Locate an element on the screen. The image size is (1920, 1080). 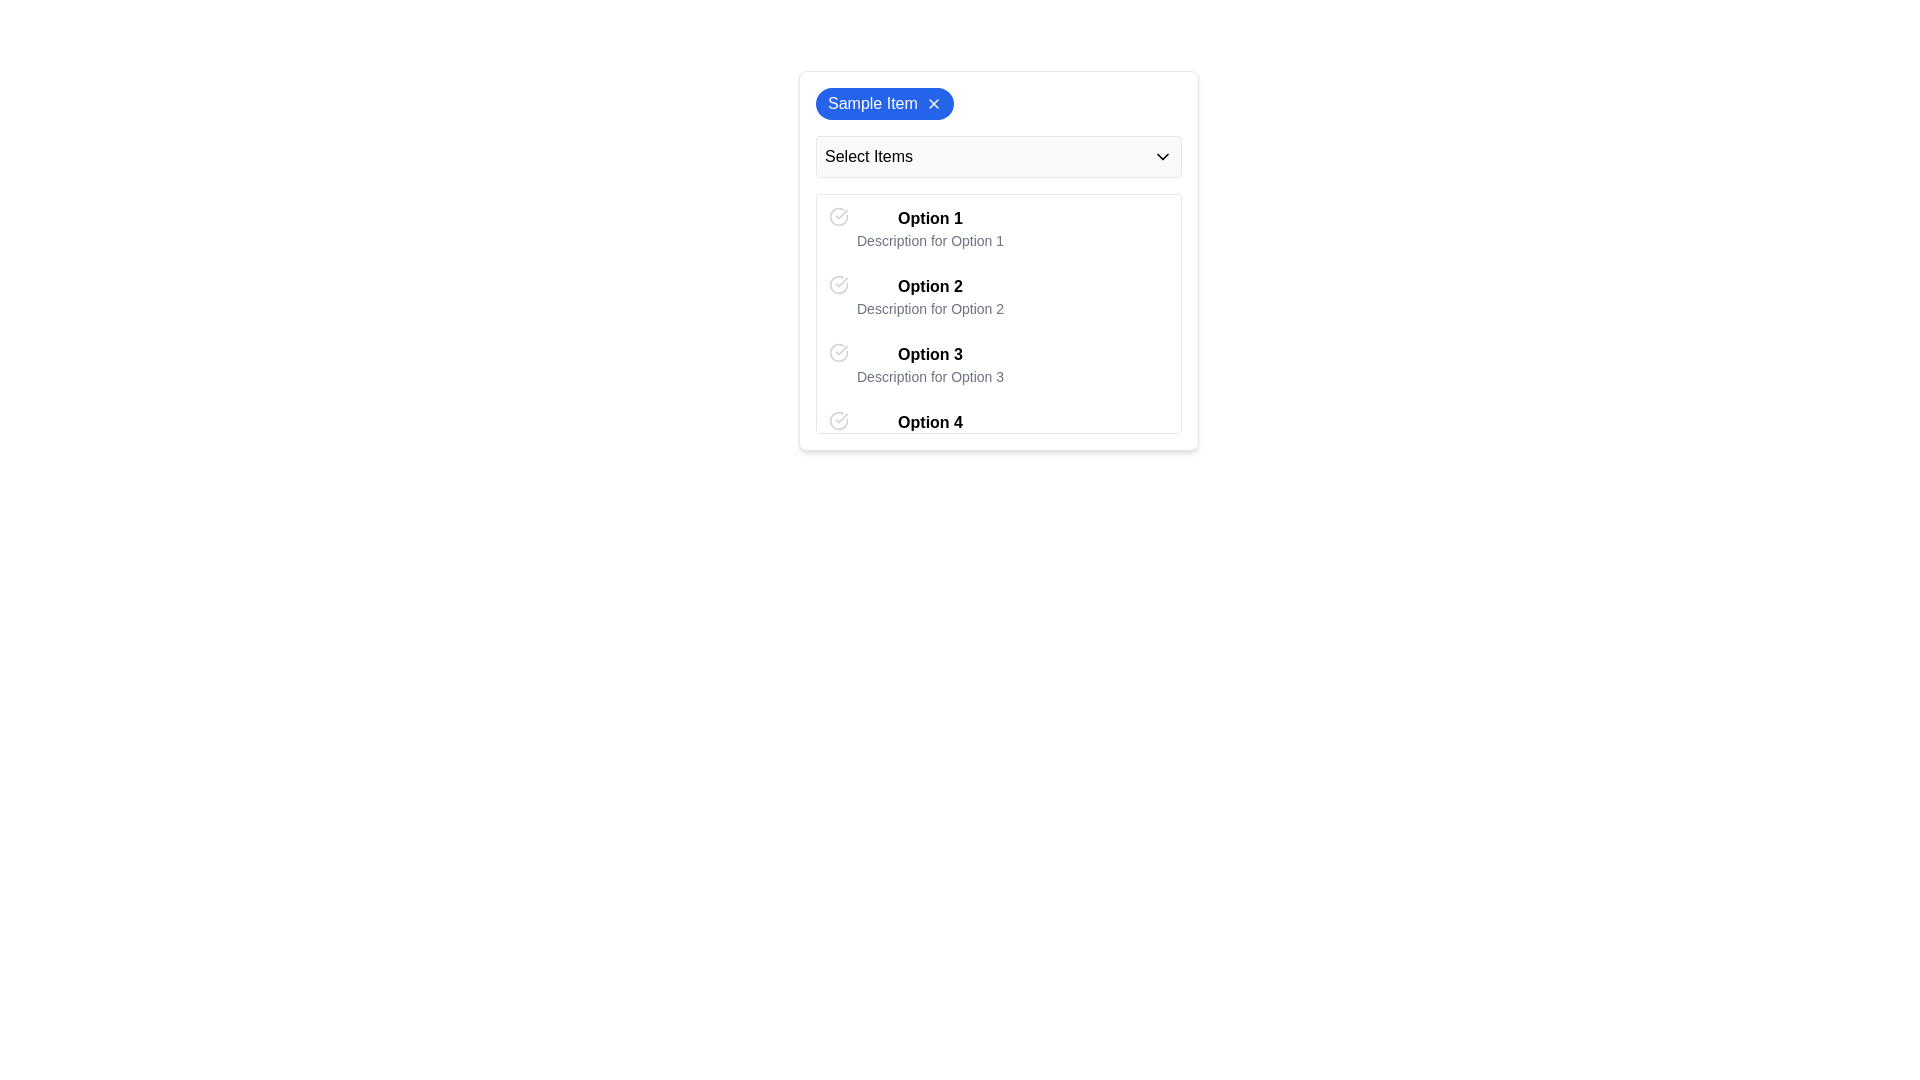
the completion status icon located to the left of the label text in the 'Option 4' dropdown list item is located at coordinates (839, 419).